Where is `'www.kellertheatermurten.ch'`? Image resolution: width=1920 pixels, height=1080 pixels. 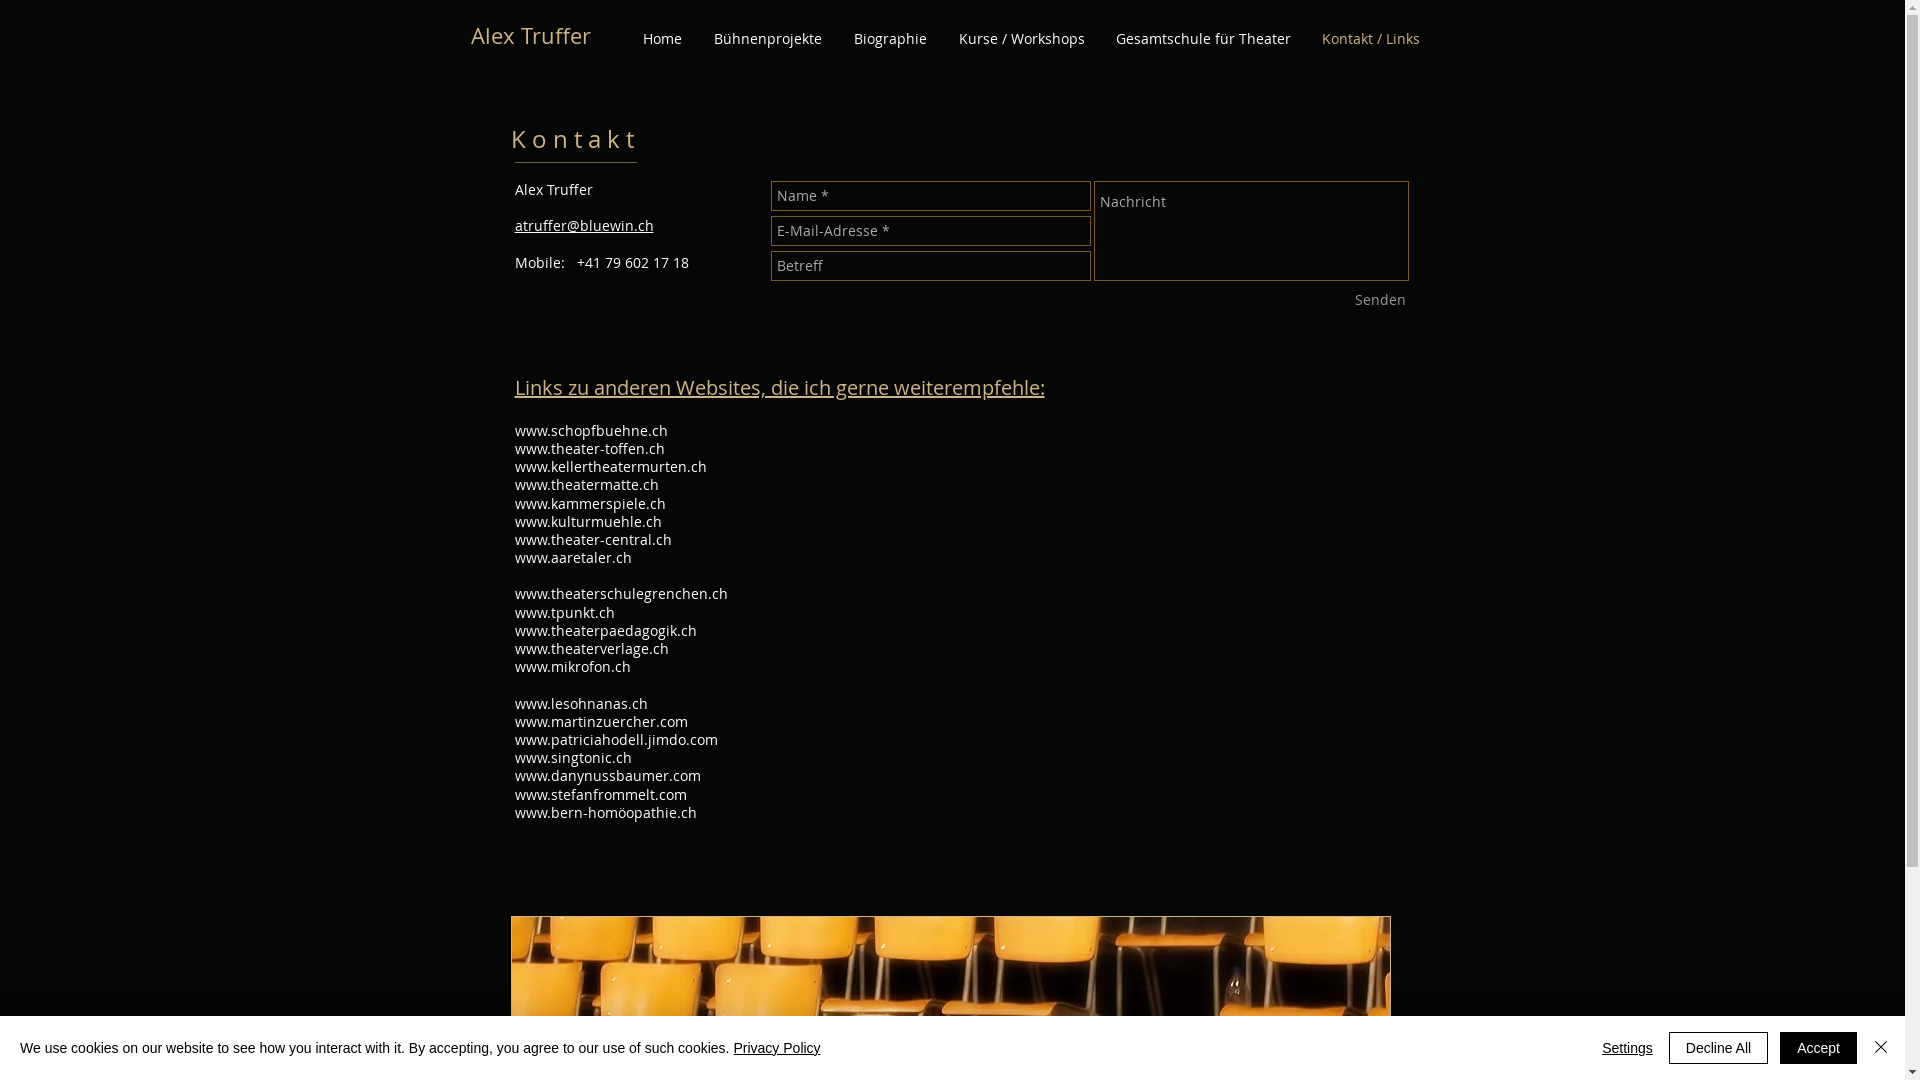 'www.kellertheatermurten.ch' is located at coordinates (608, 466).